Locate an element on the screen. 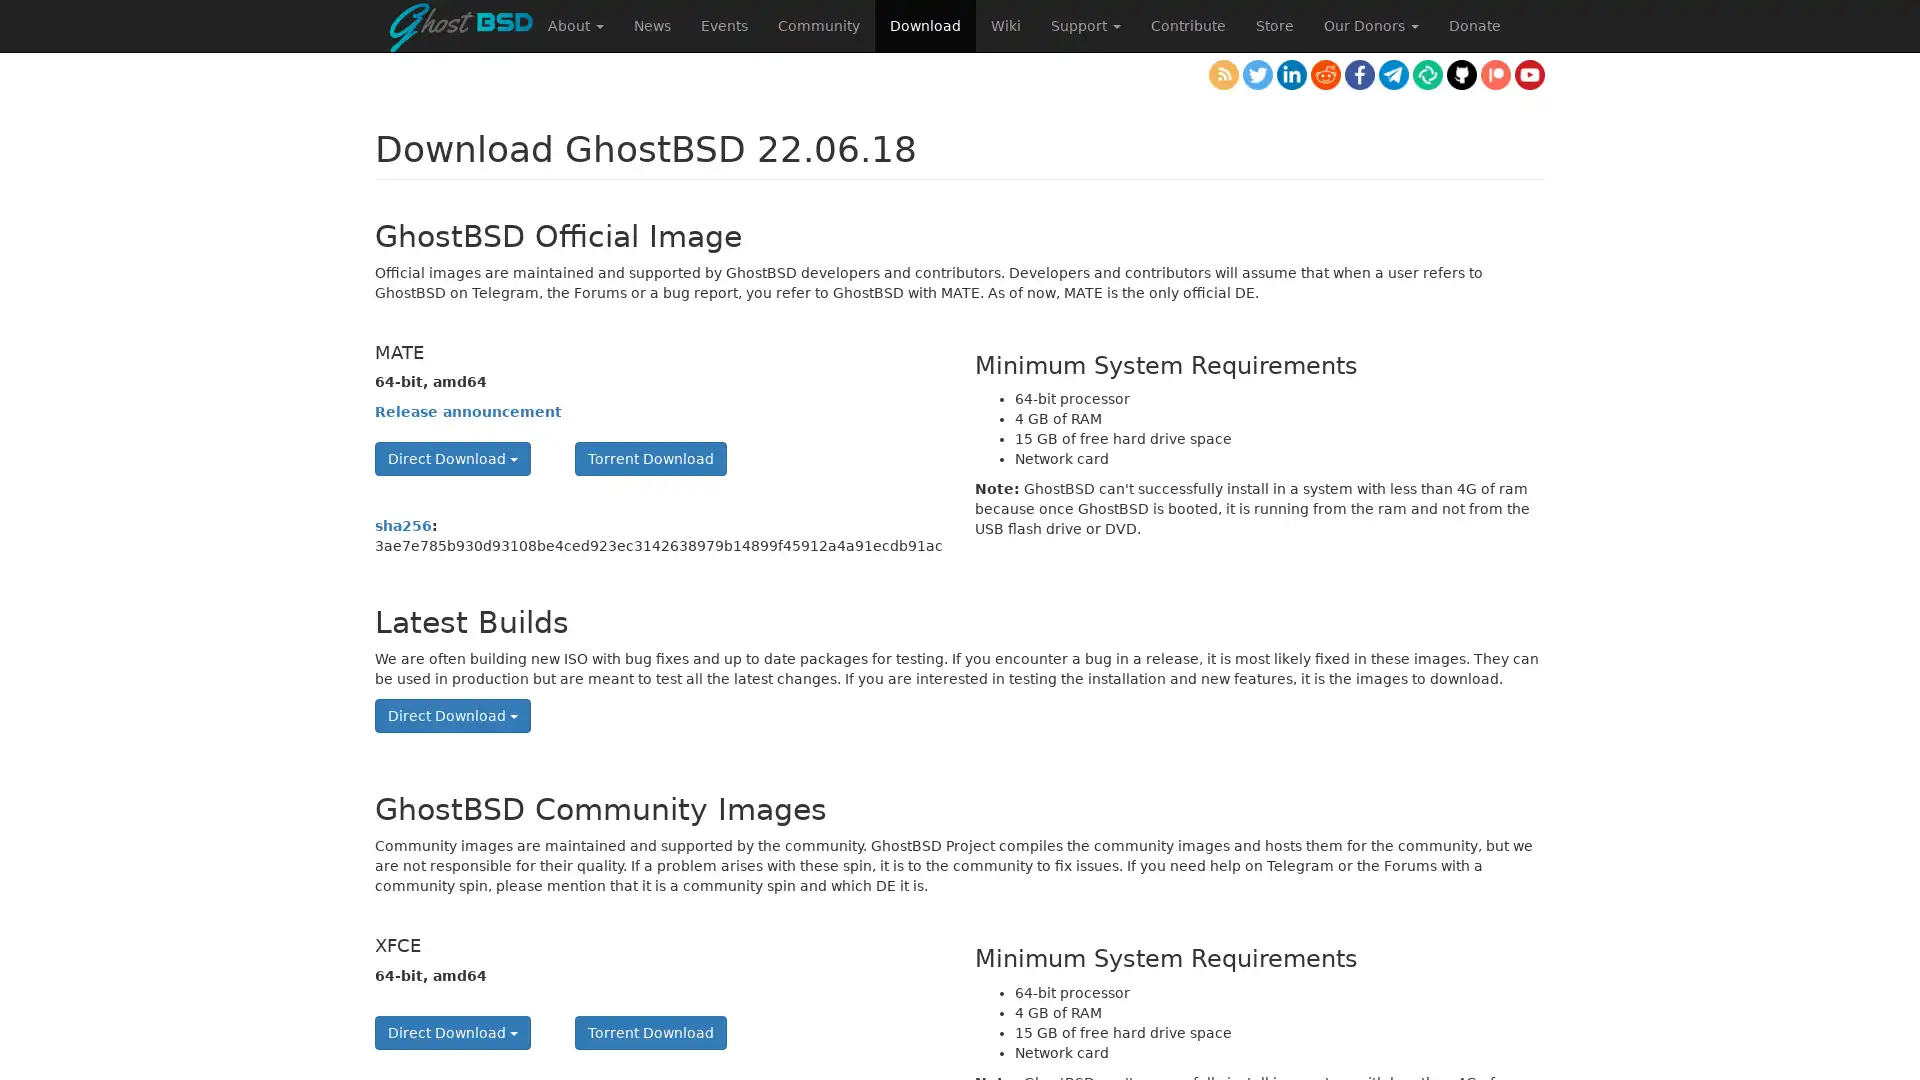 The width and height of the screenshot is (1920, 1080). Direct Download is located at coordinates (451, 715).